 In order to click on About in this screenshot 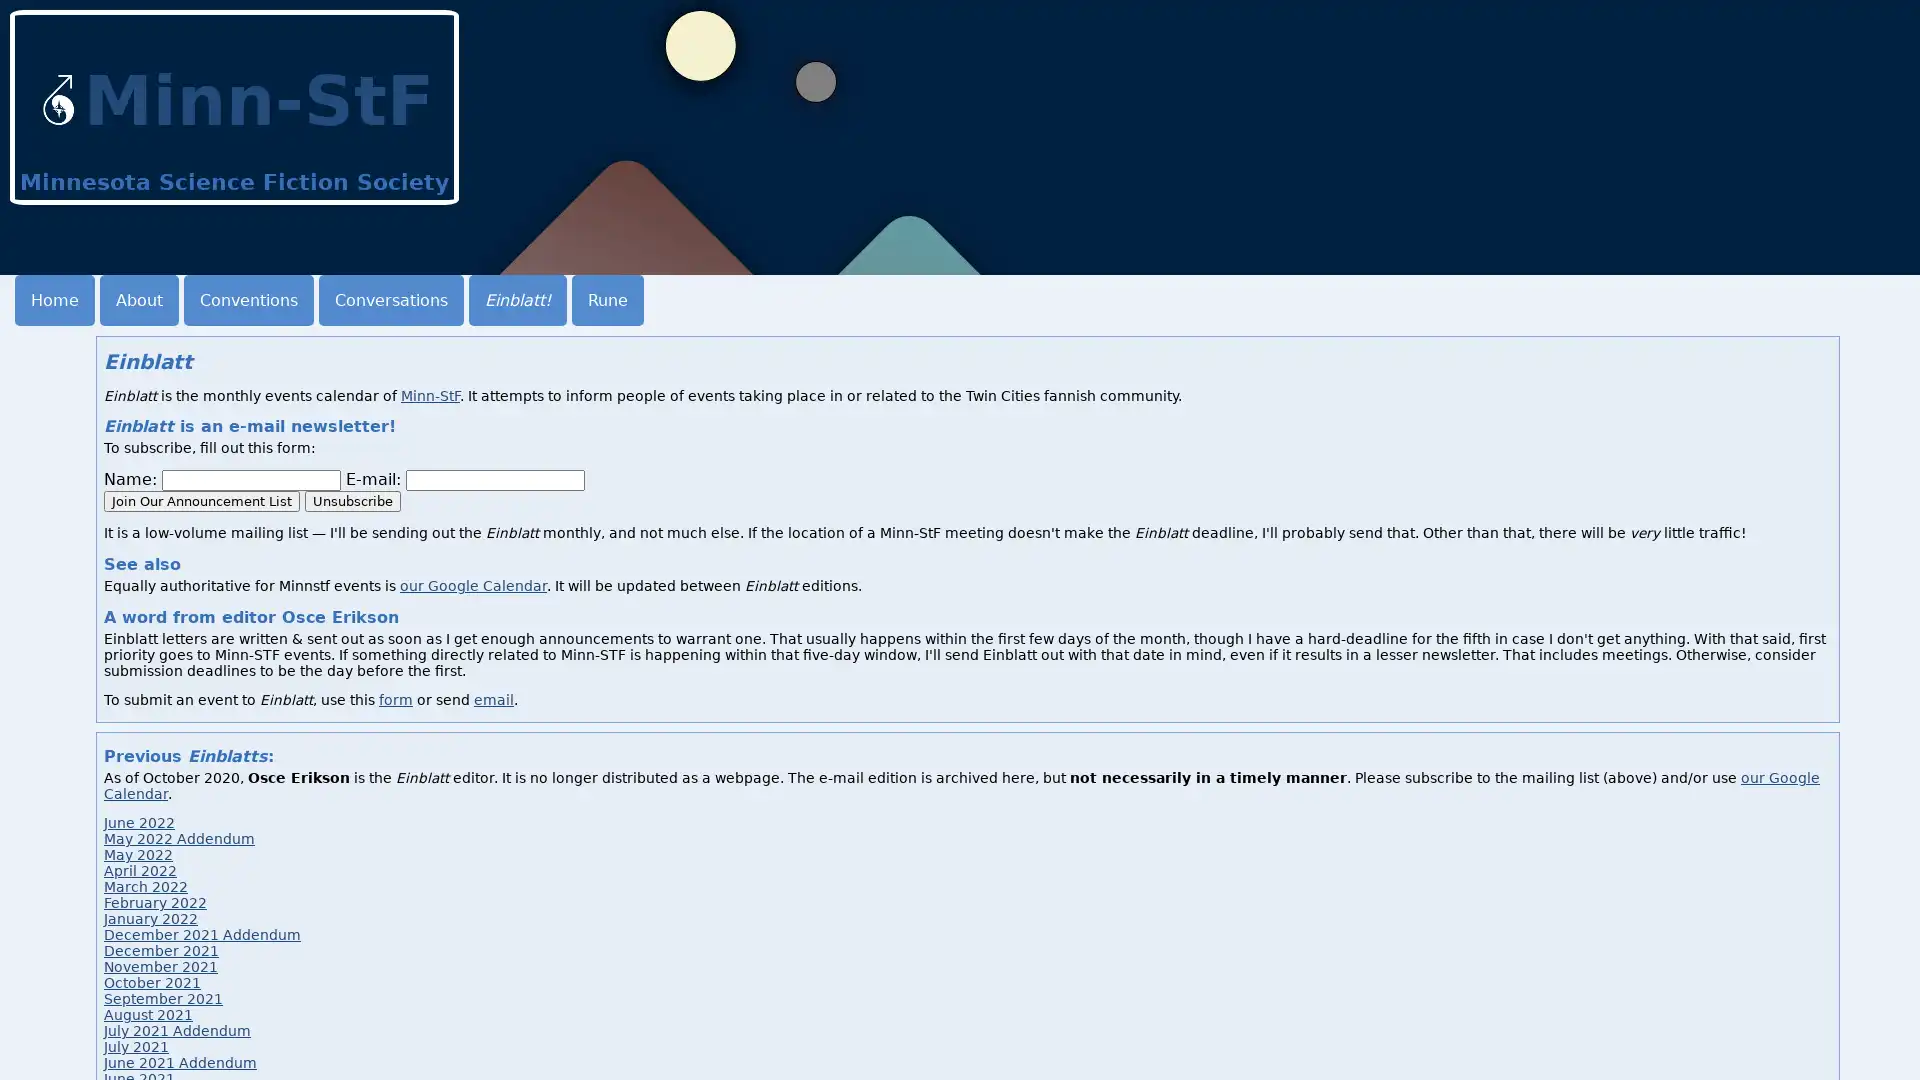, I will do `click(138, 300)`.